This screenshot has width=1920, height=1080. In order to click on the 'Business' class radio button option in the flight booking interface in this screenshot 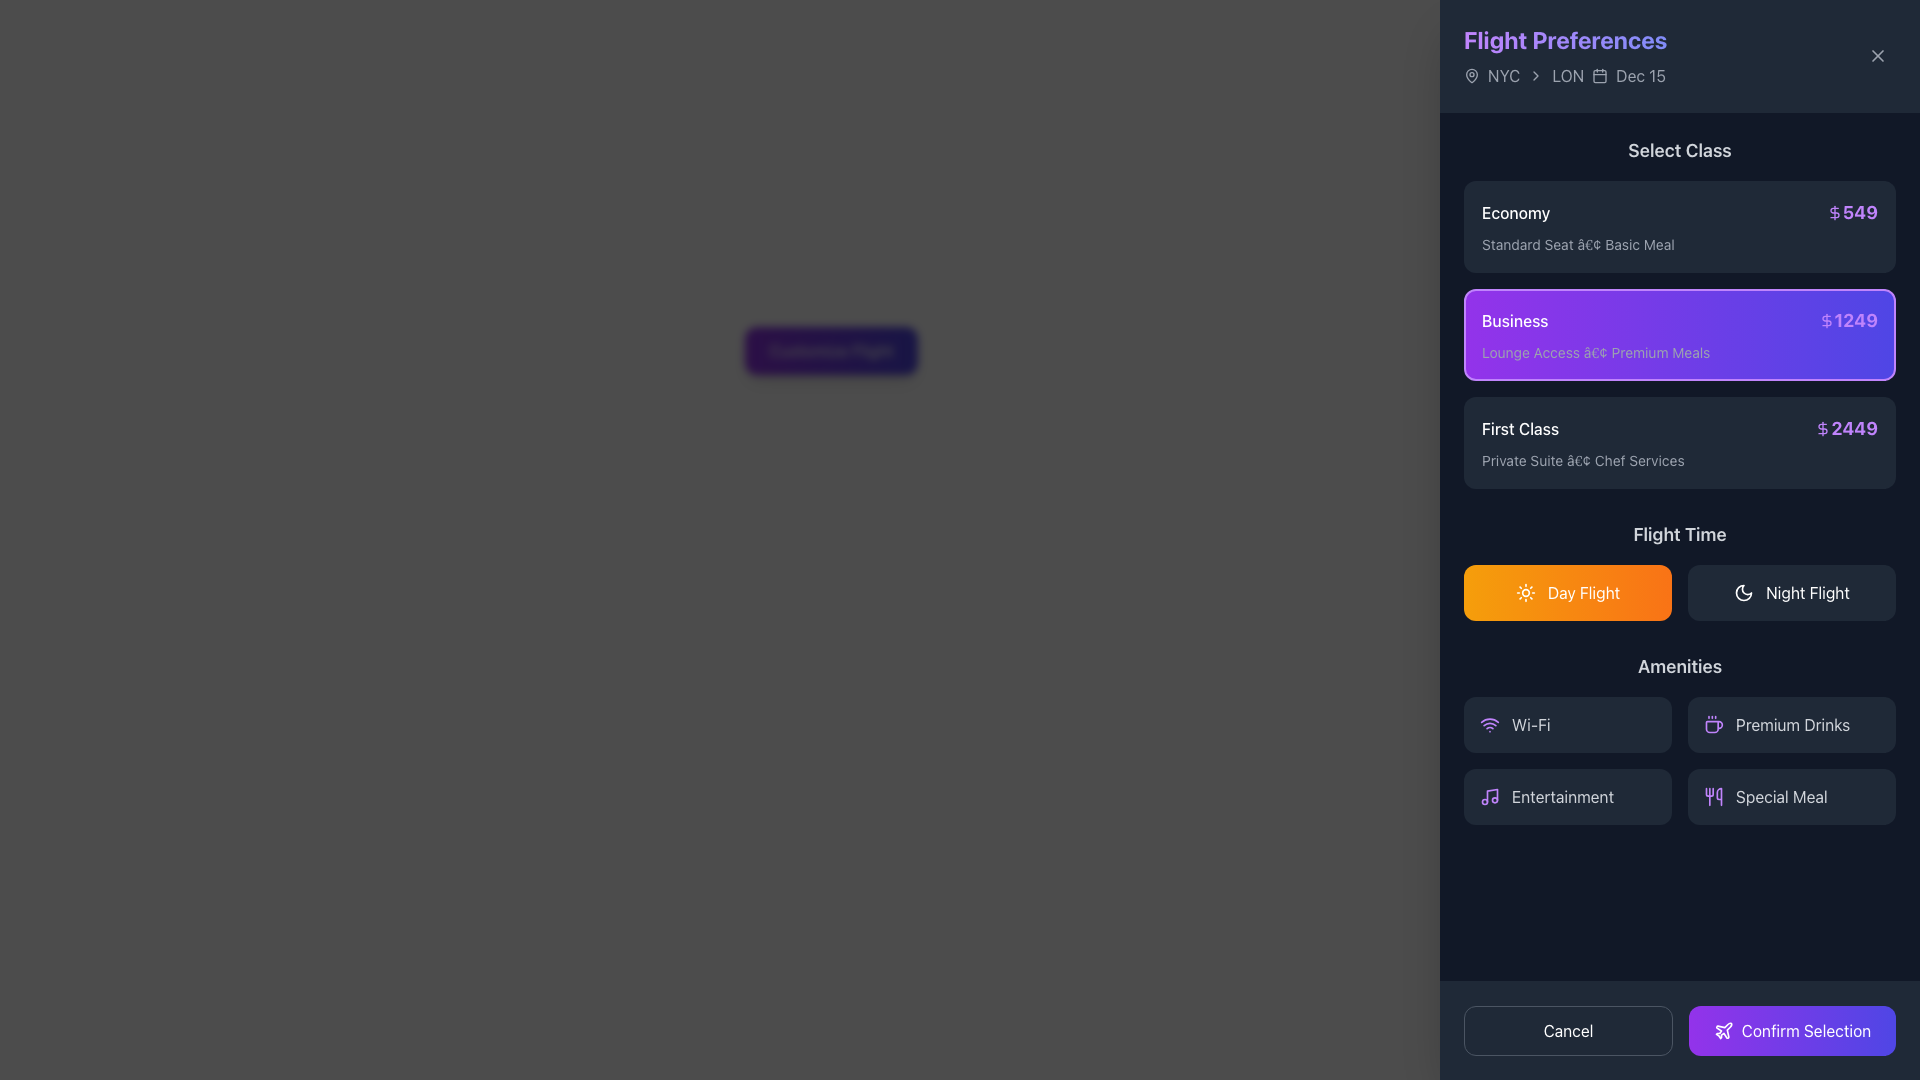, I will do `click(1680, 334)`.